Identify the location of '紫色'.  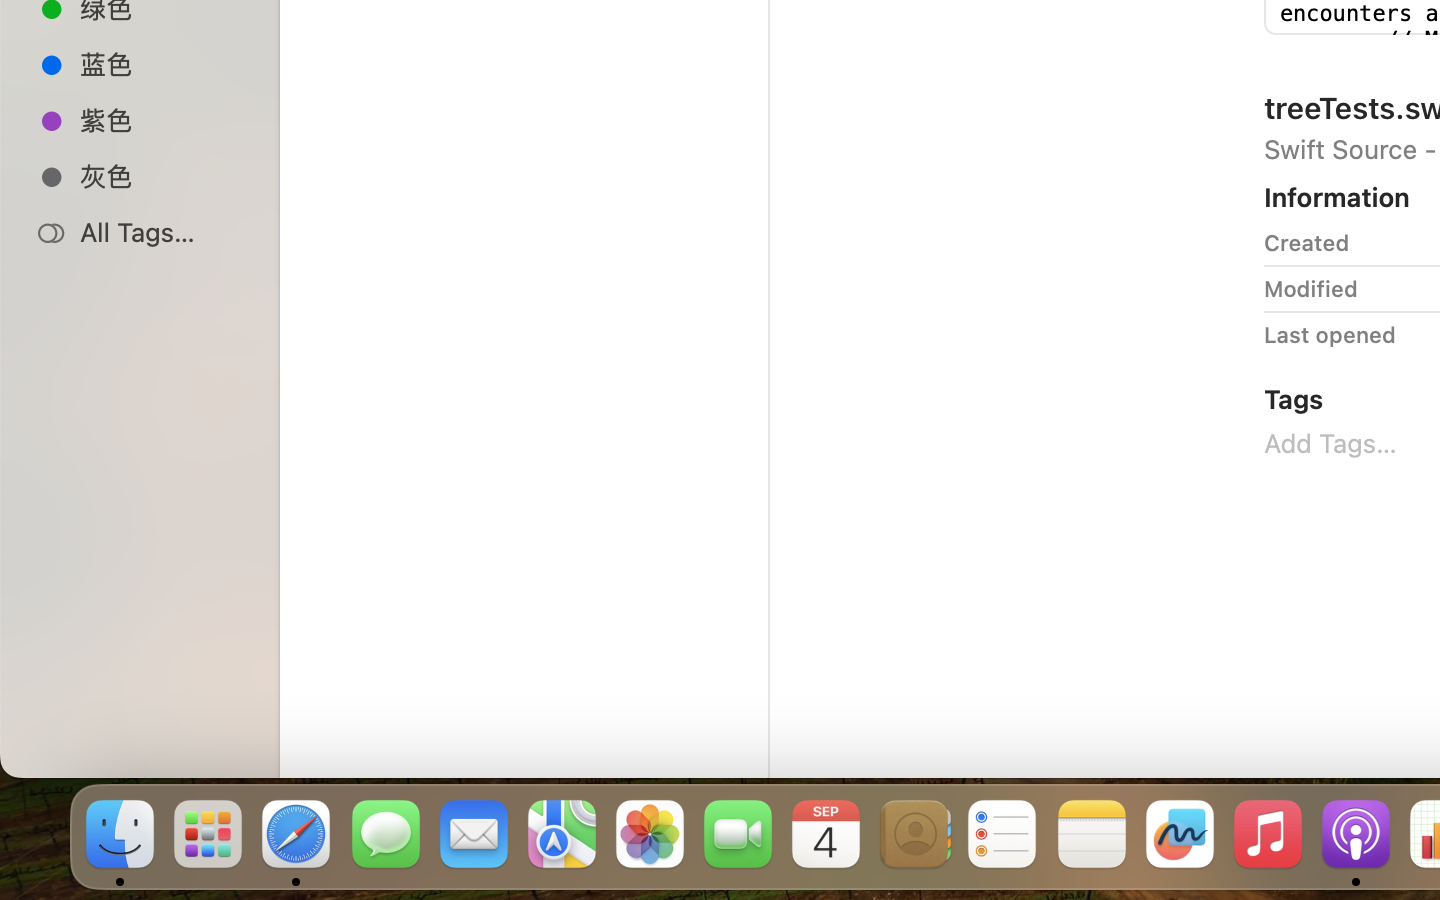
(159, 119).